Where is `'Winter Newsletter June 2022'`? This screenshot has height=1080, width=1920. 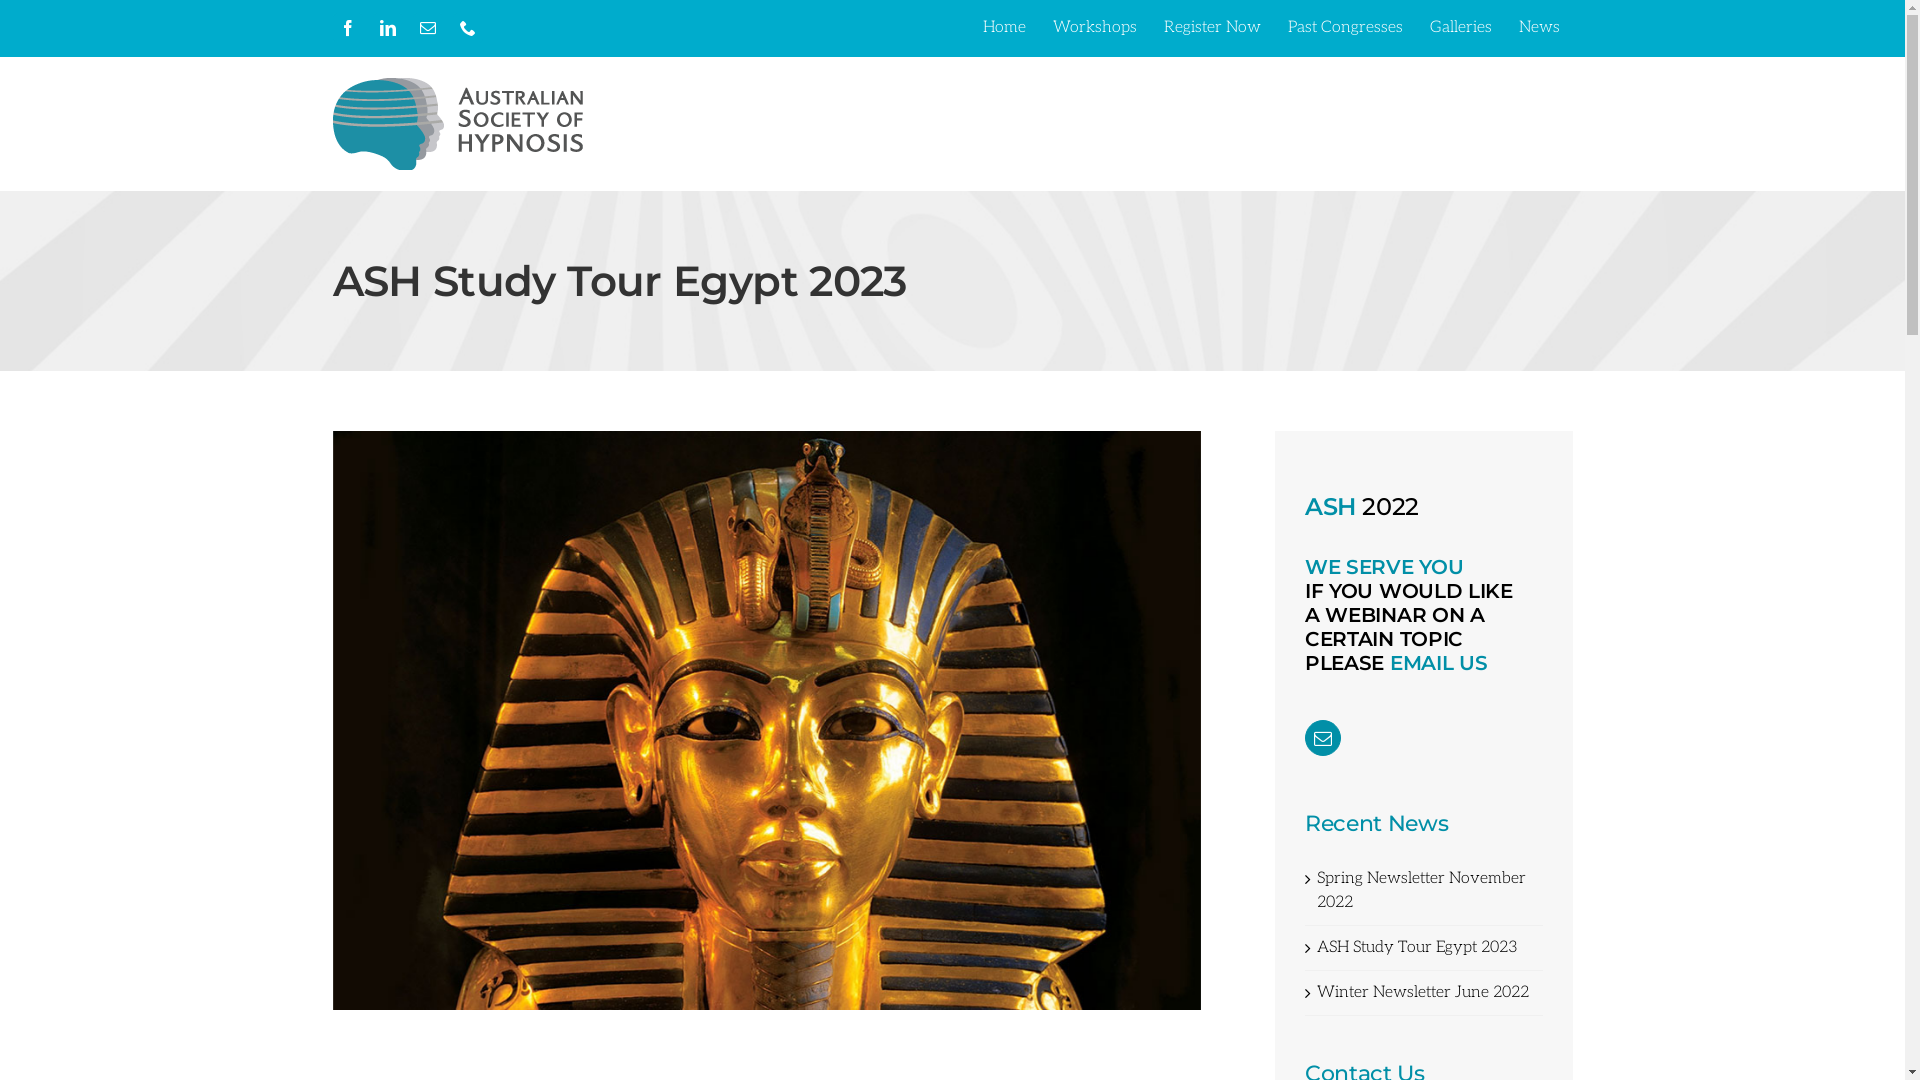 'Winter Newsletter June 2022' is located at coordinates (1421, 992).